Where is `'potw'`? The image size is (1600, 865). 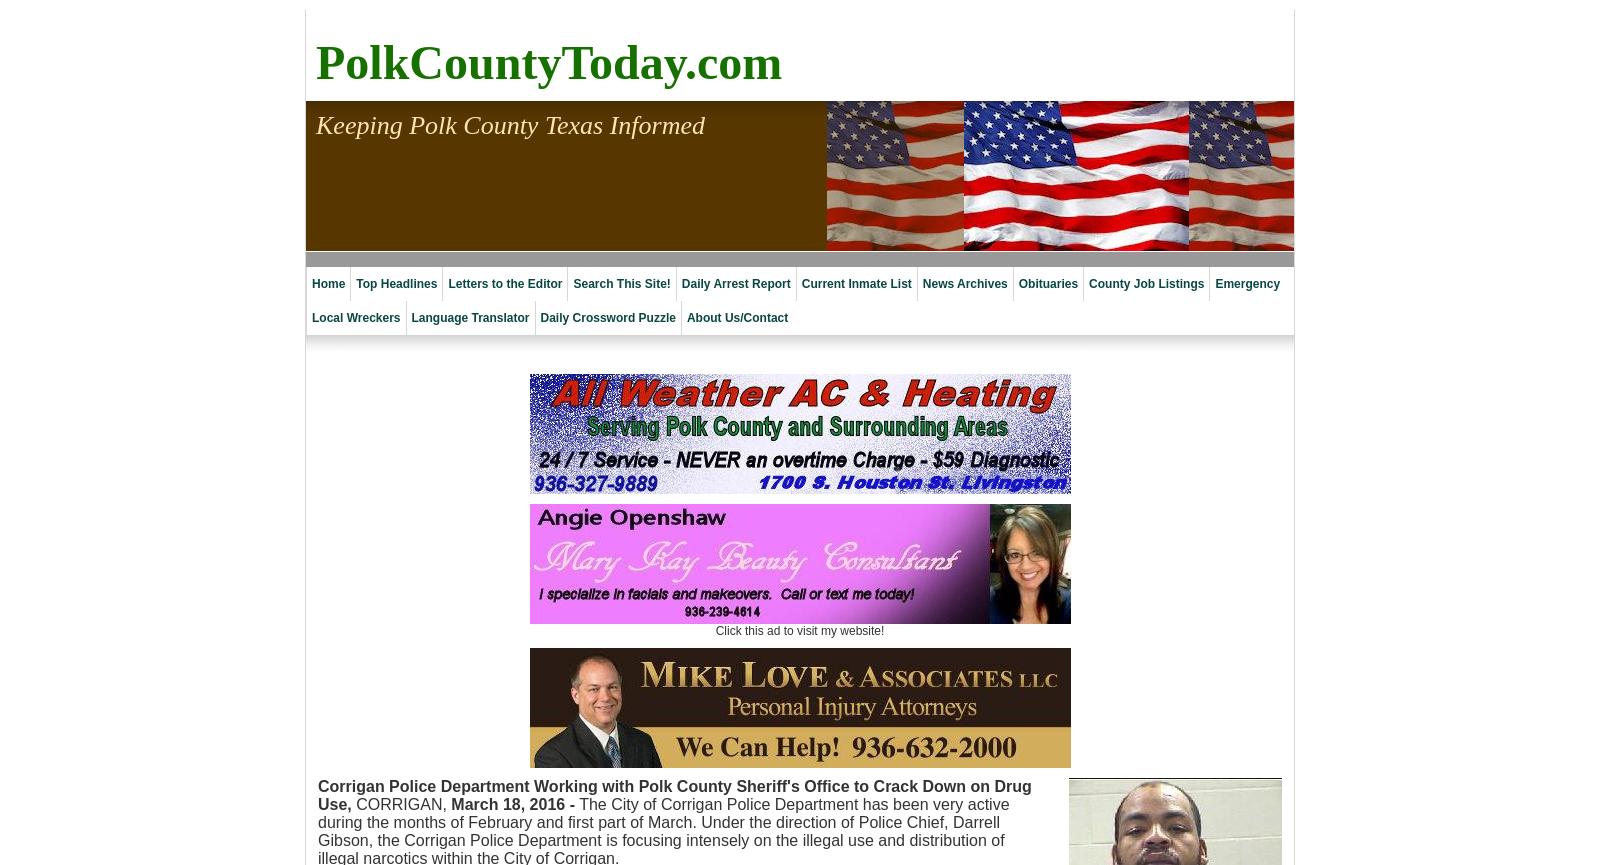
'potw' is located at coordinates (699, 353).